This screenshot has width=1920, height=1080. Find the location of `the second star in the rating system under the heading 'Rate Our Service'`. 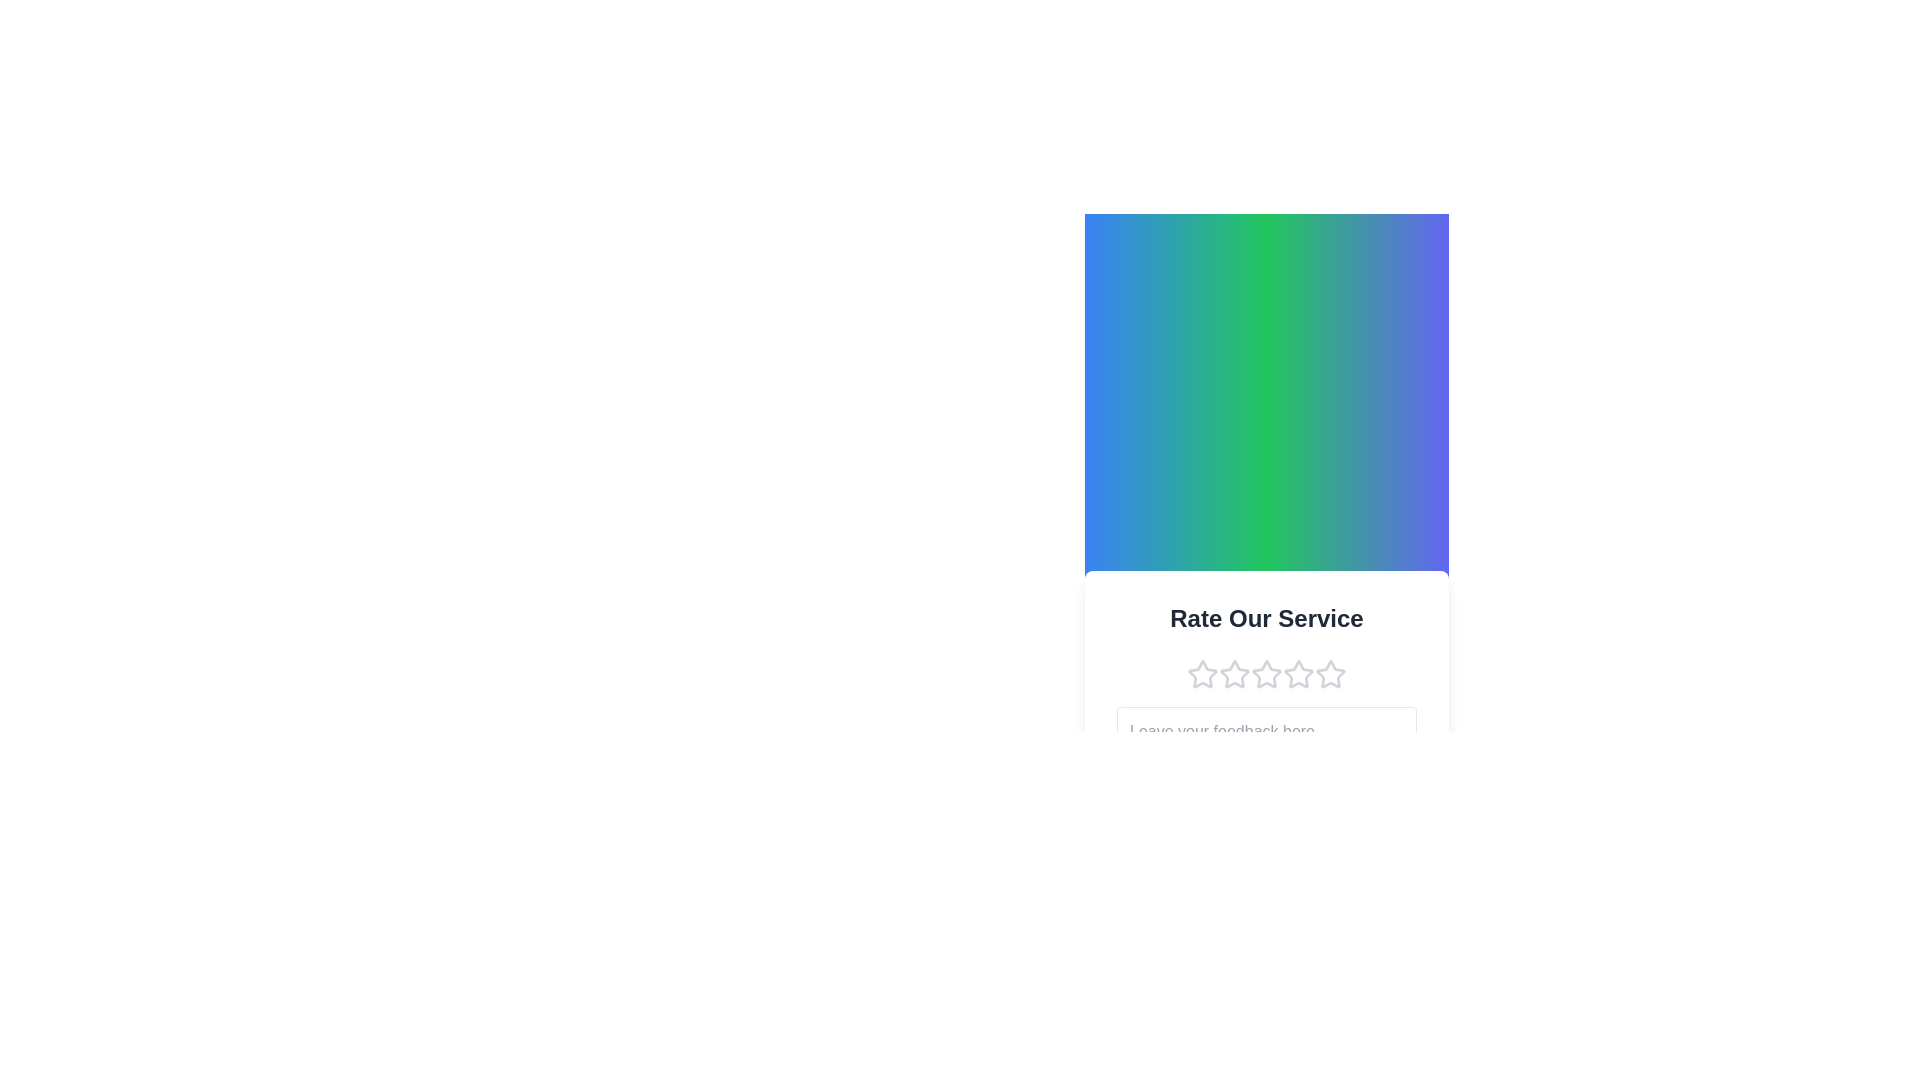

the second star in the rating system under the heading 'Rate Our Service' is located at coordinates (1232, 672).